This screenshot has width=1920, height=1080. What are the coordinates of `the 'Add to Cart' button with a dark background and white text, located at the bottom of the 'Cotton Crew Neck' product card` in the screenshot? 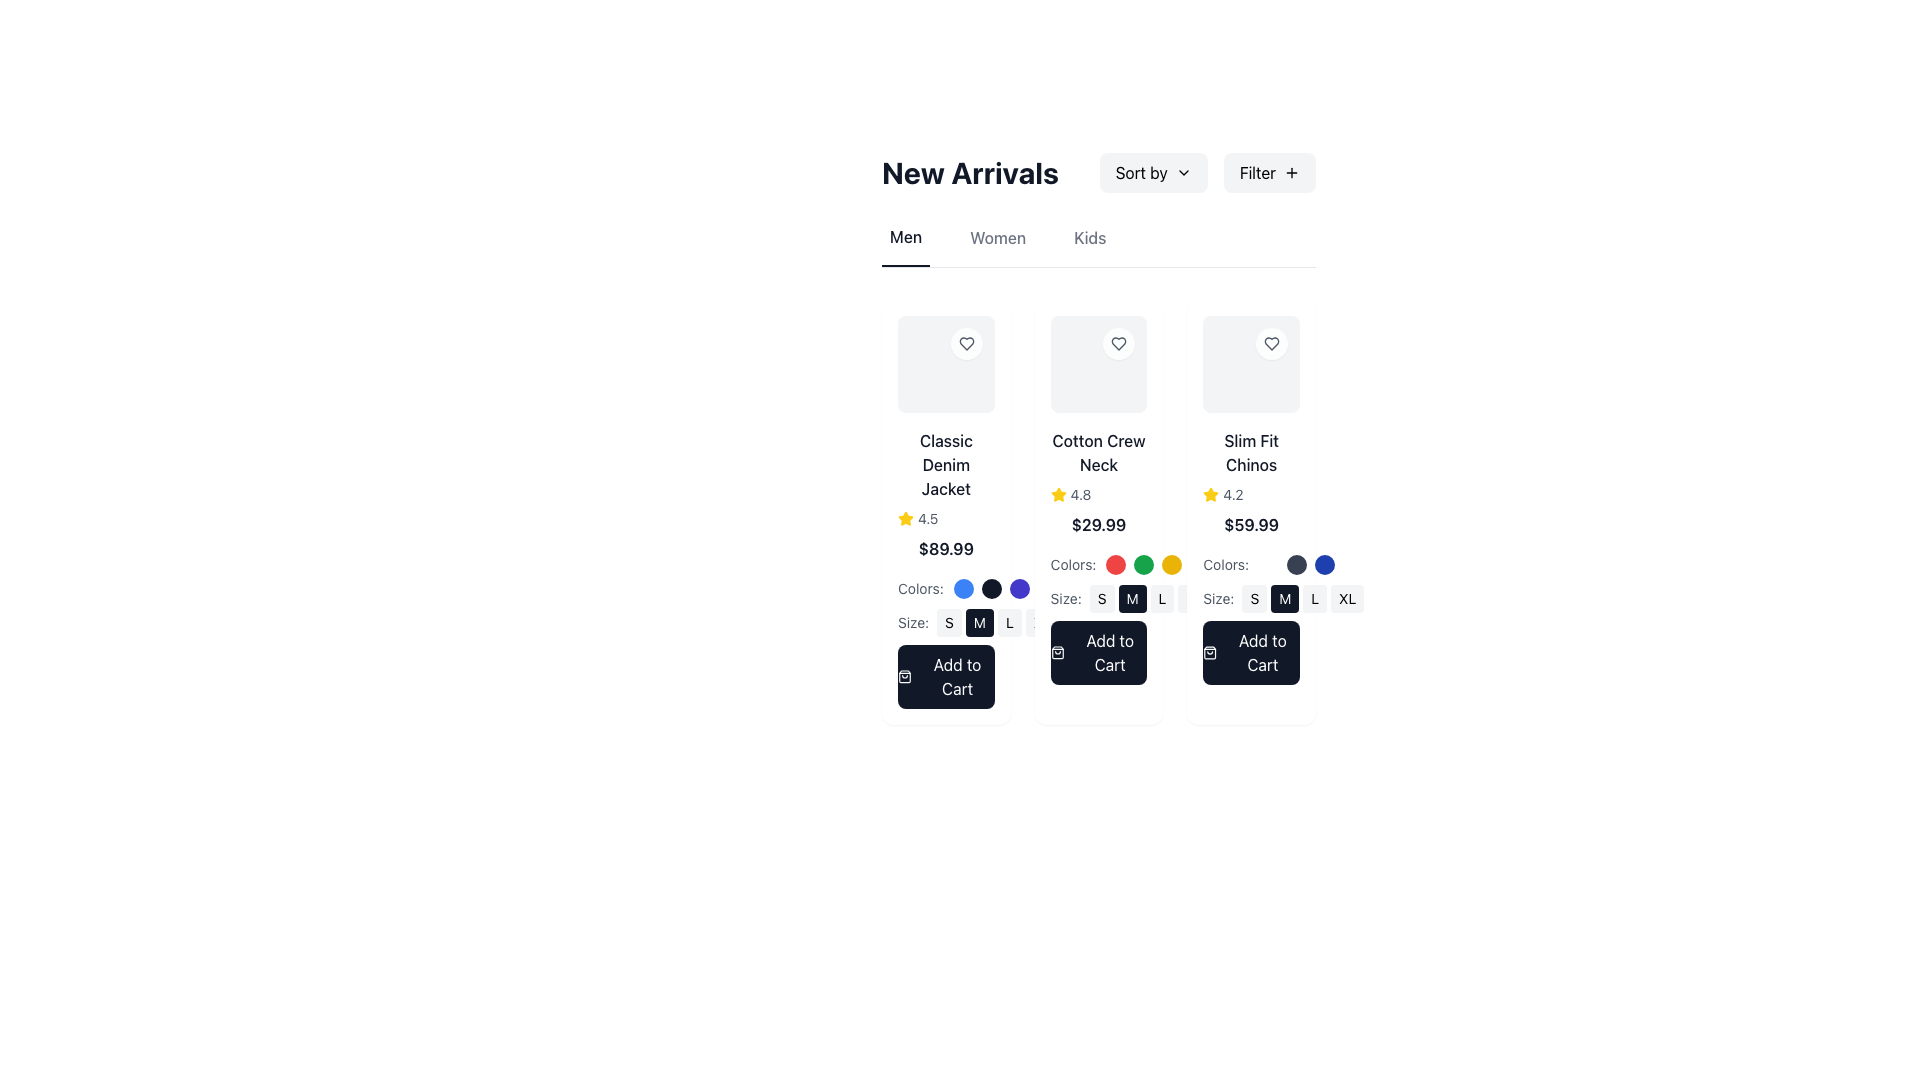 It's located at (1098, 652).